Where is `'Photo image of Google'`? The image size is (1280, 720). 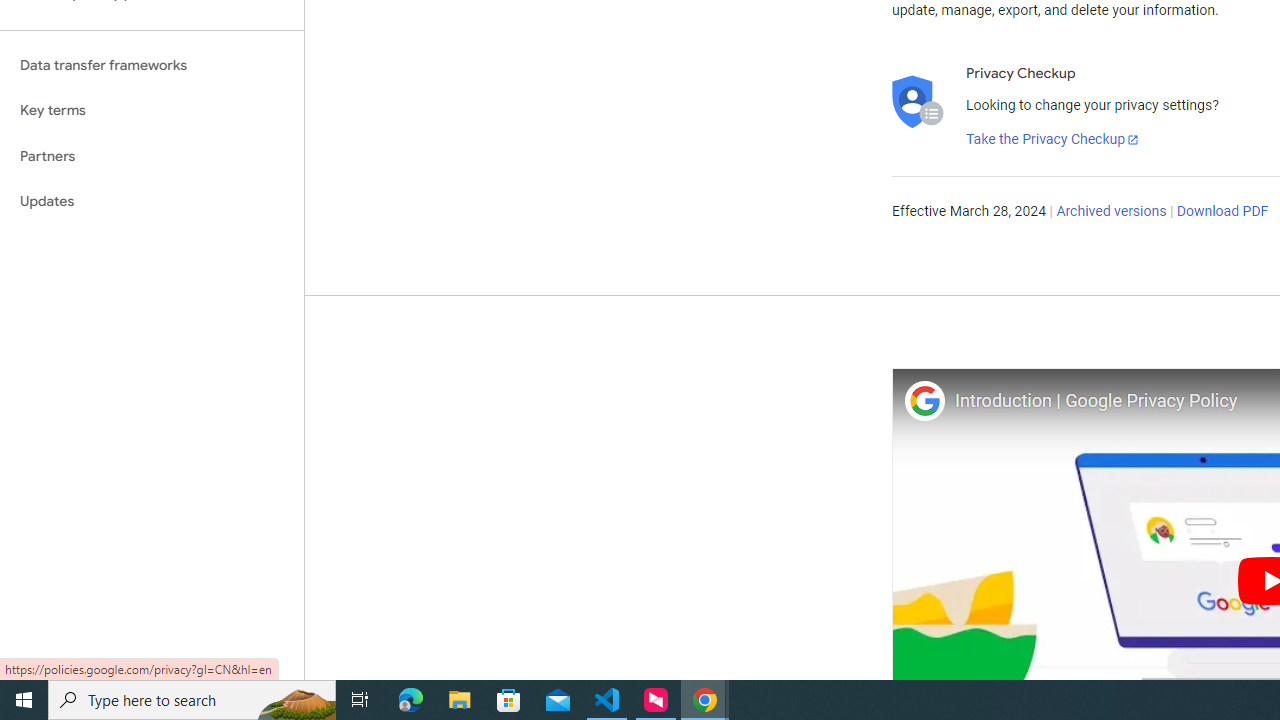
'Photo image of Google' is located at coordinates (923, 400).